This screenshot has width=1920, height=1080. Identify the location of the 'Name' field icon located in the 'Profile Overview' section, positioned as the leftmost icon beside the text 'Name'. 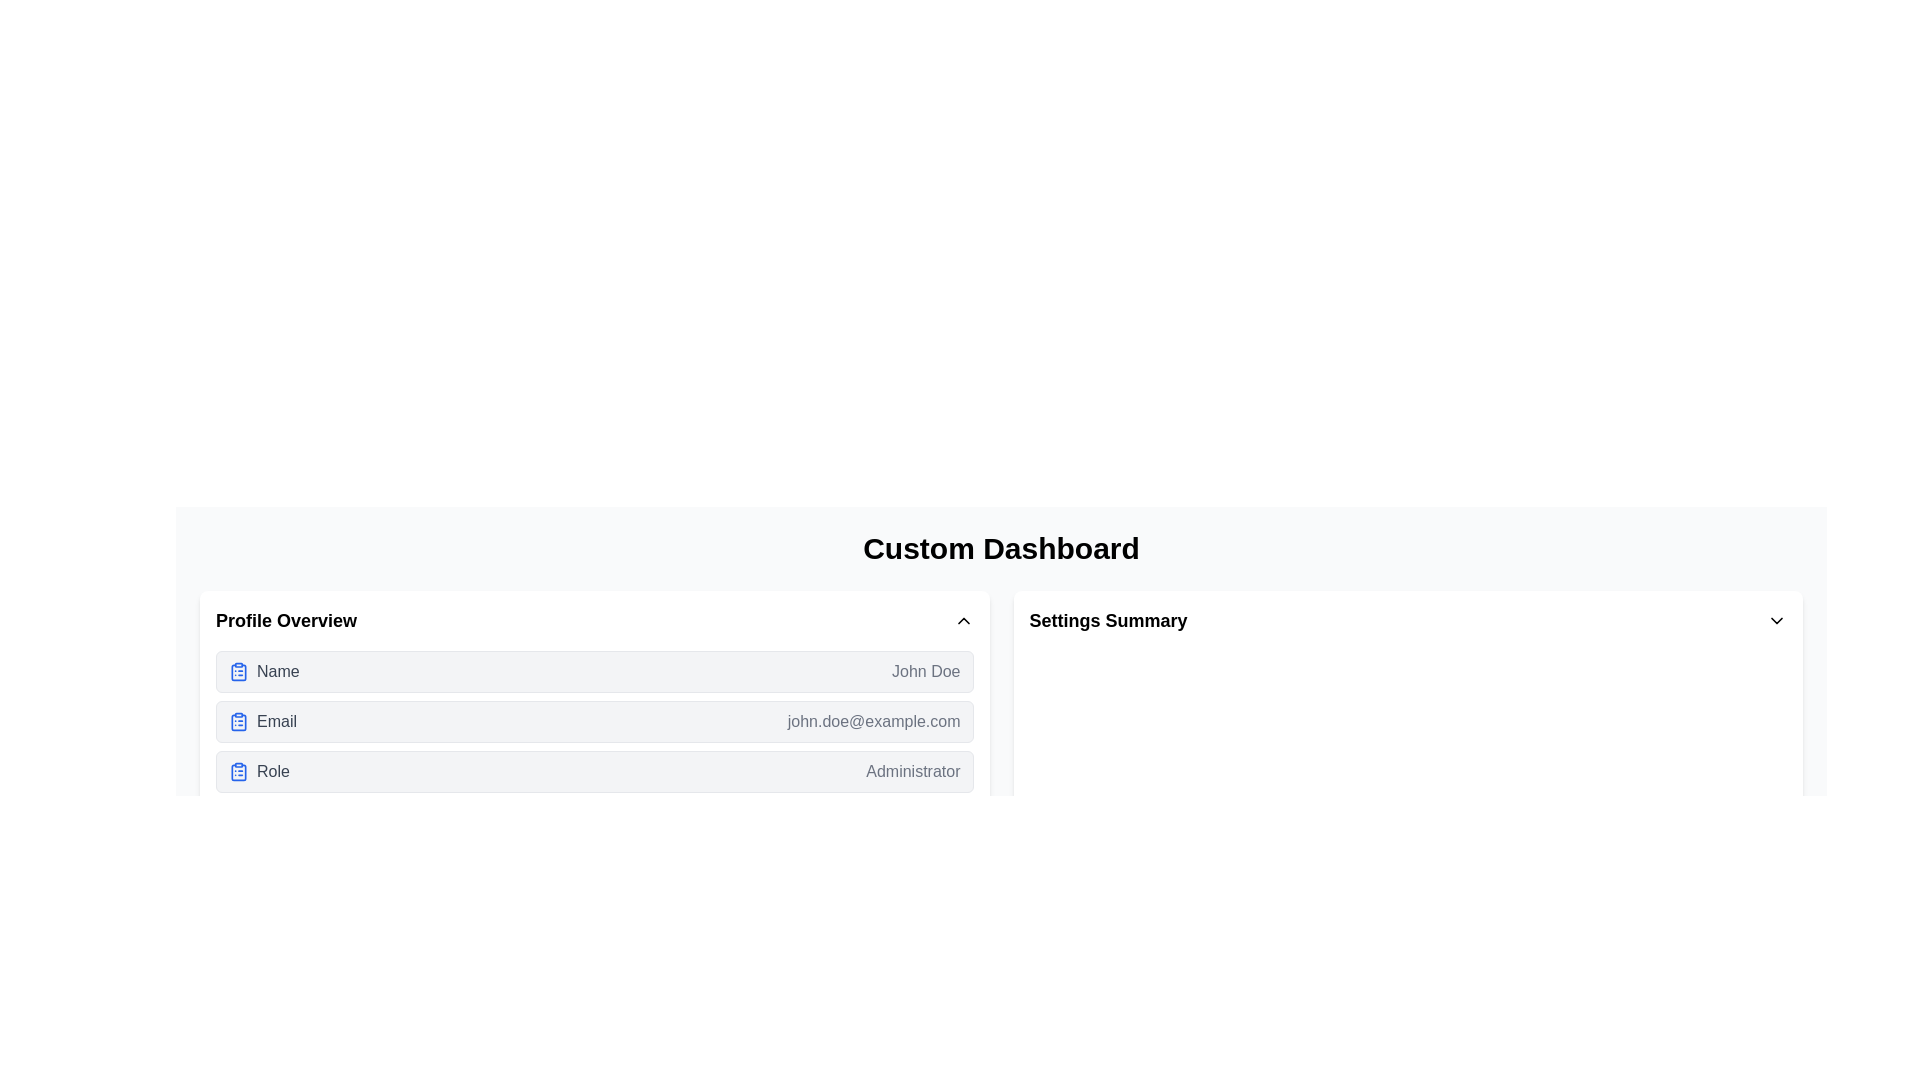
(239, 671).